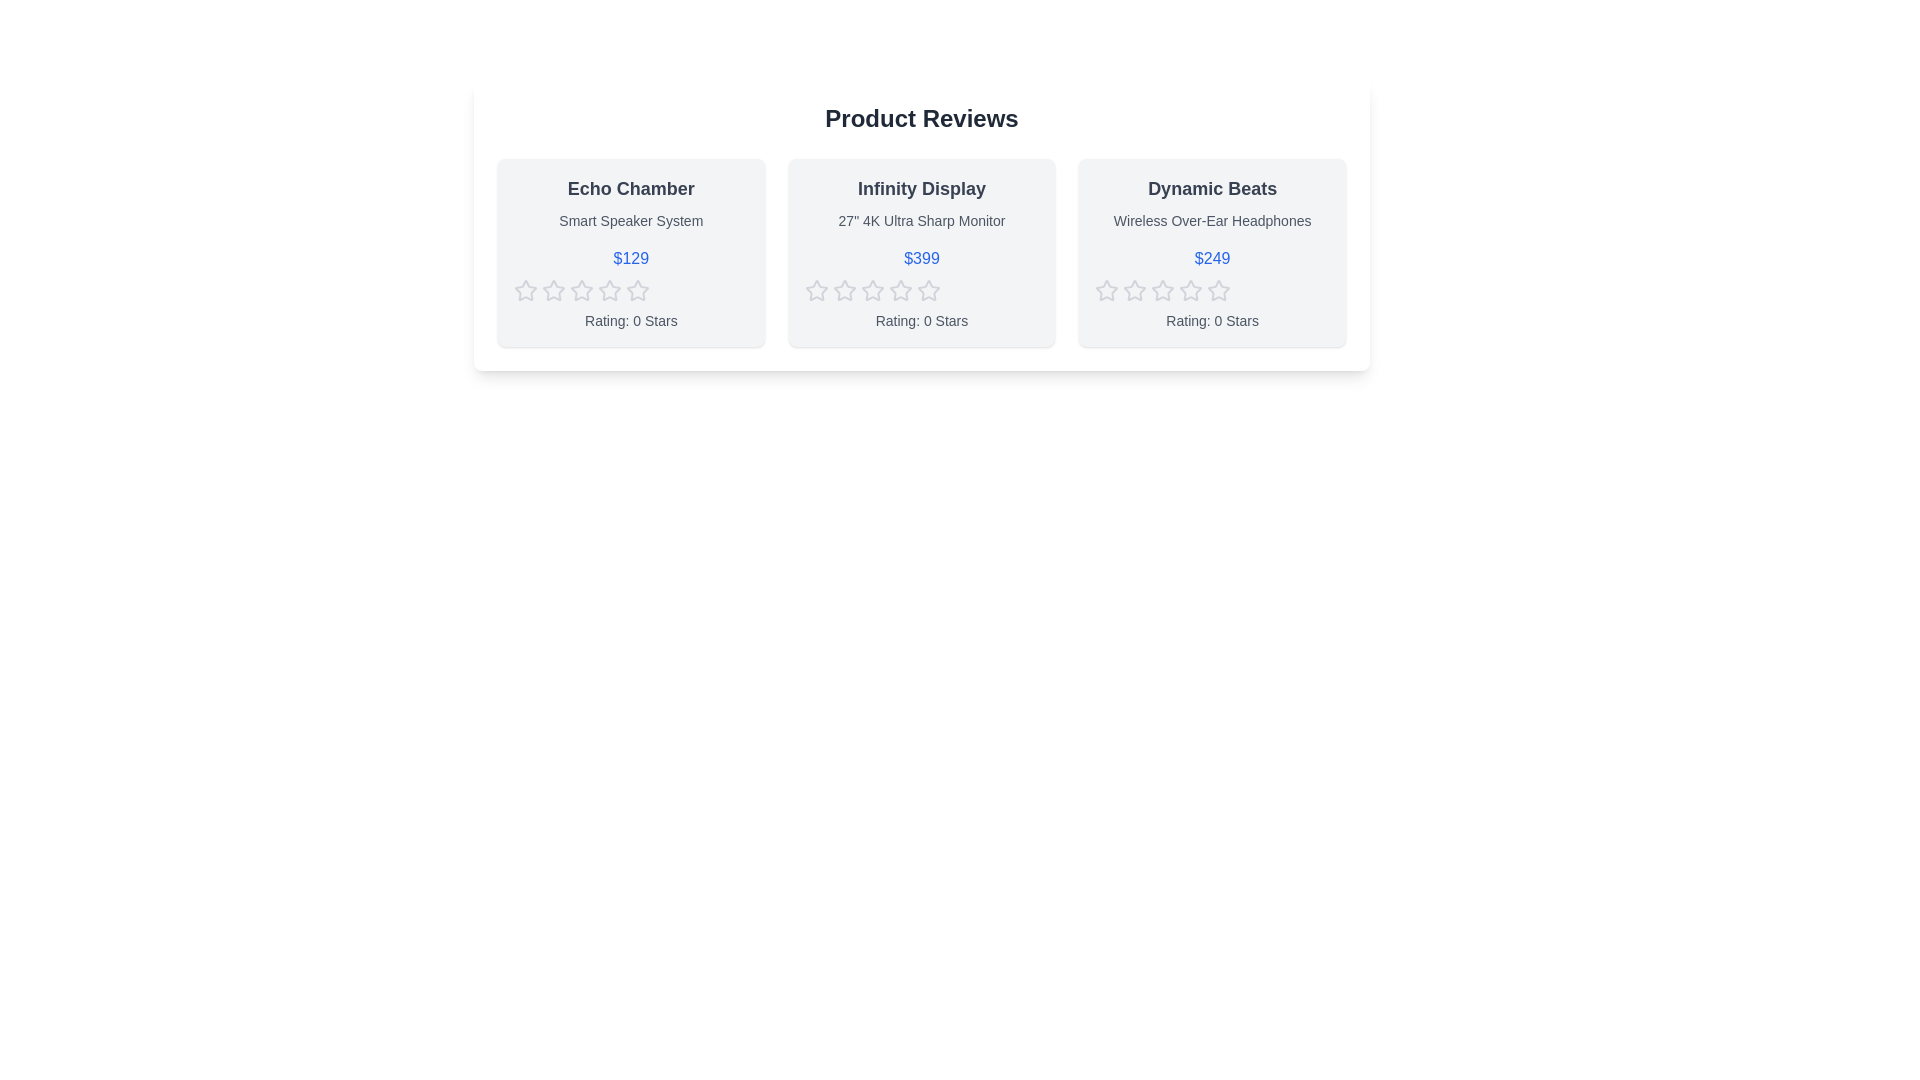  What do you see at coordinates (920, 252) in the screenshot?
I see `the price of the Product information card, which is centrally located in the grid layout` at bounding box center [920, 252].